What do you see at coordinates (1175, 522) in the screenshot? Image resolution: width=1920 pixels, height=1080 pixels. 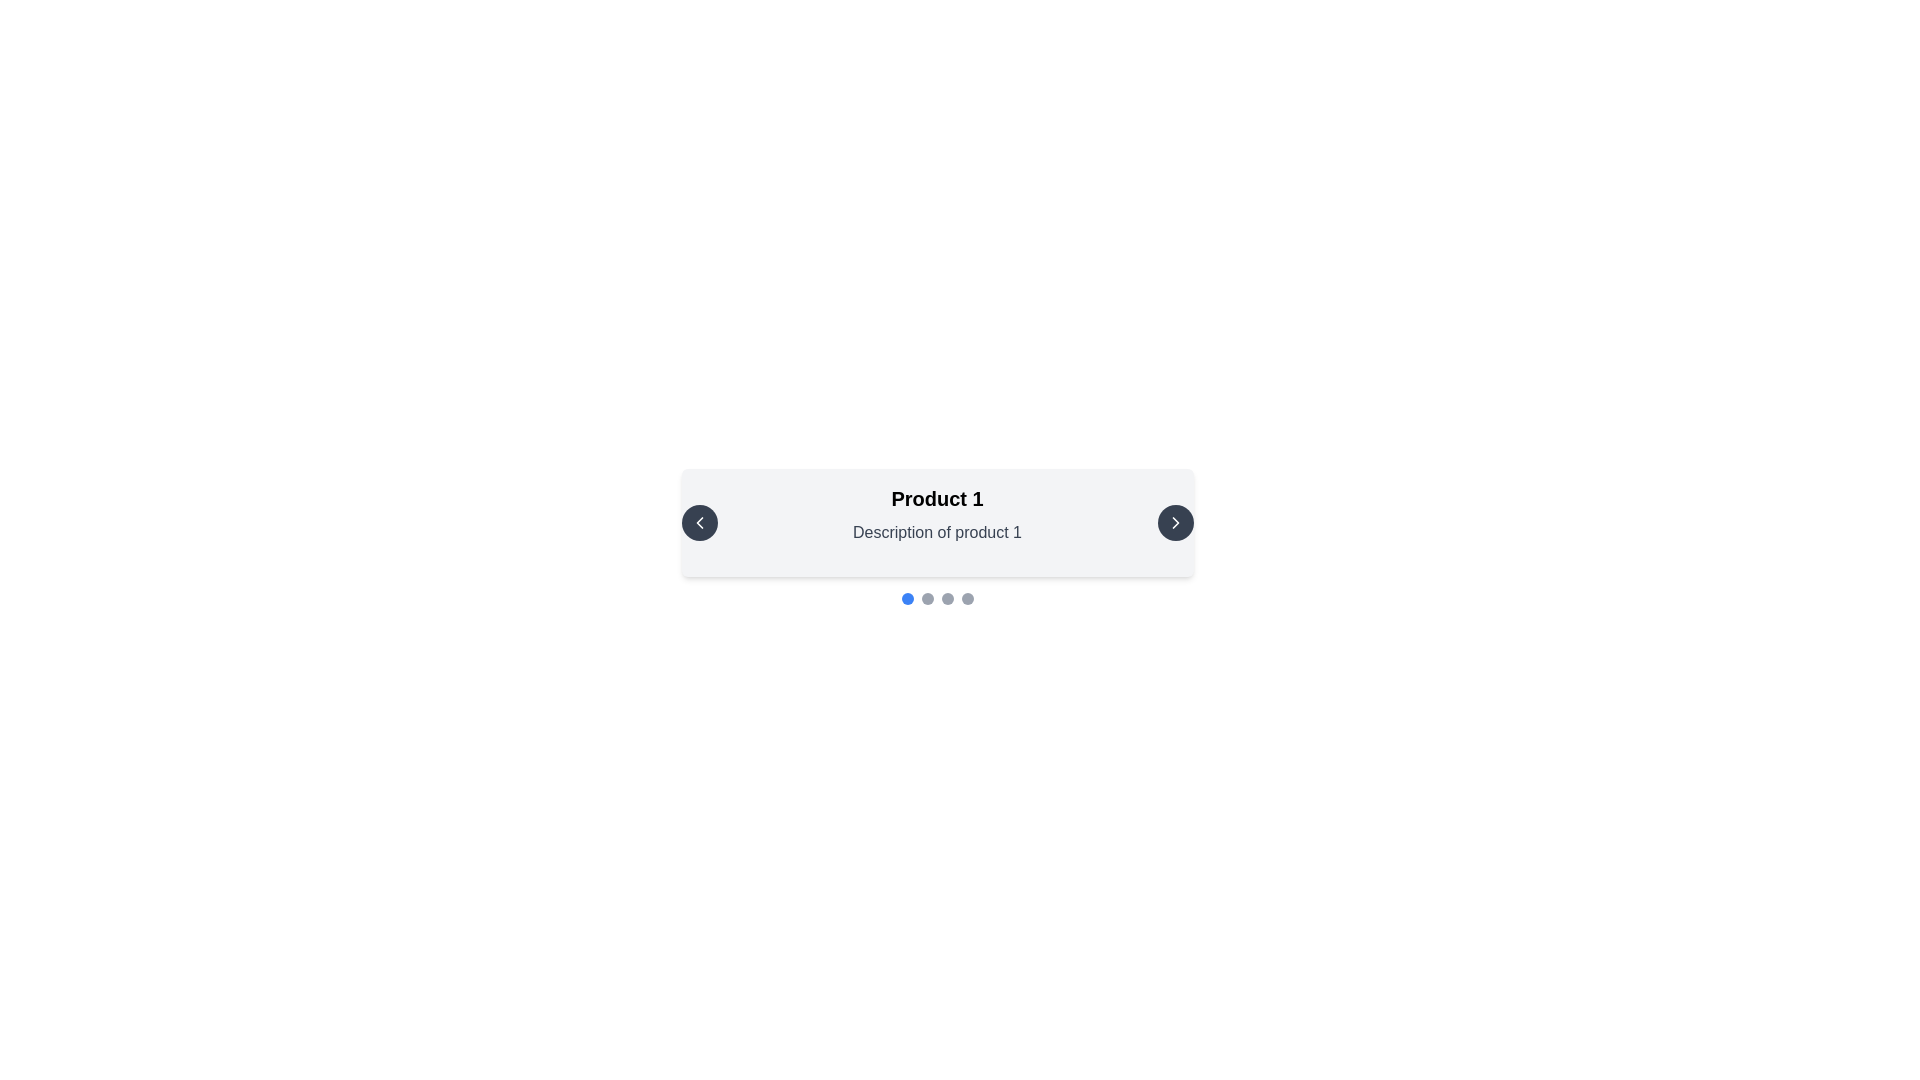 I see `the circular button with a dark gray background and a white right-facing chevron icon` at bounding box center [1175, 522].